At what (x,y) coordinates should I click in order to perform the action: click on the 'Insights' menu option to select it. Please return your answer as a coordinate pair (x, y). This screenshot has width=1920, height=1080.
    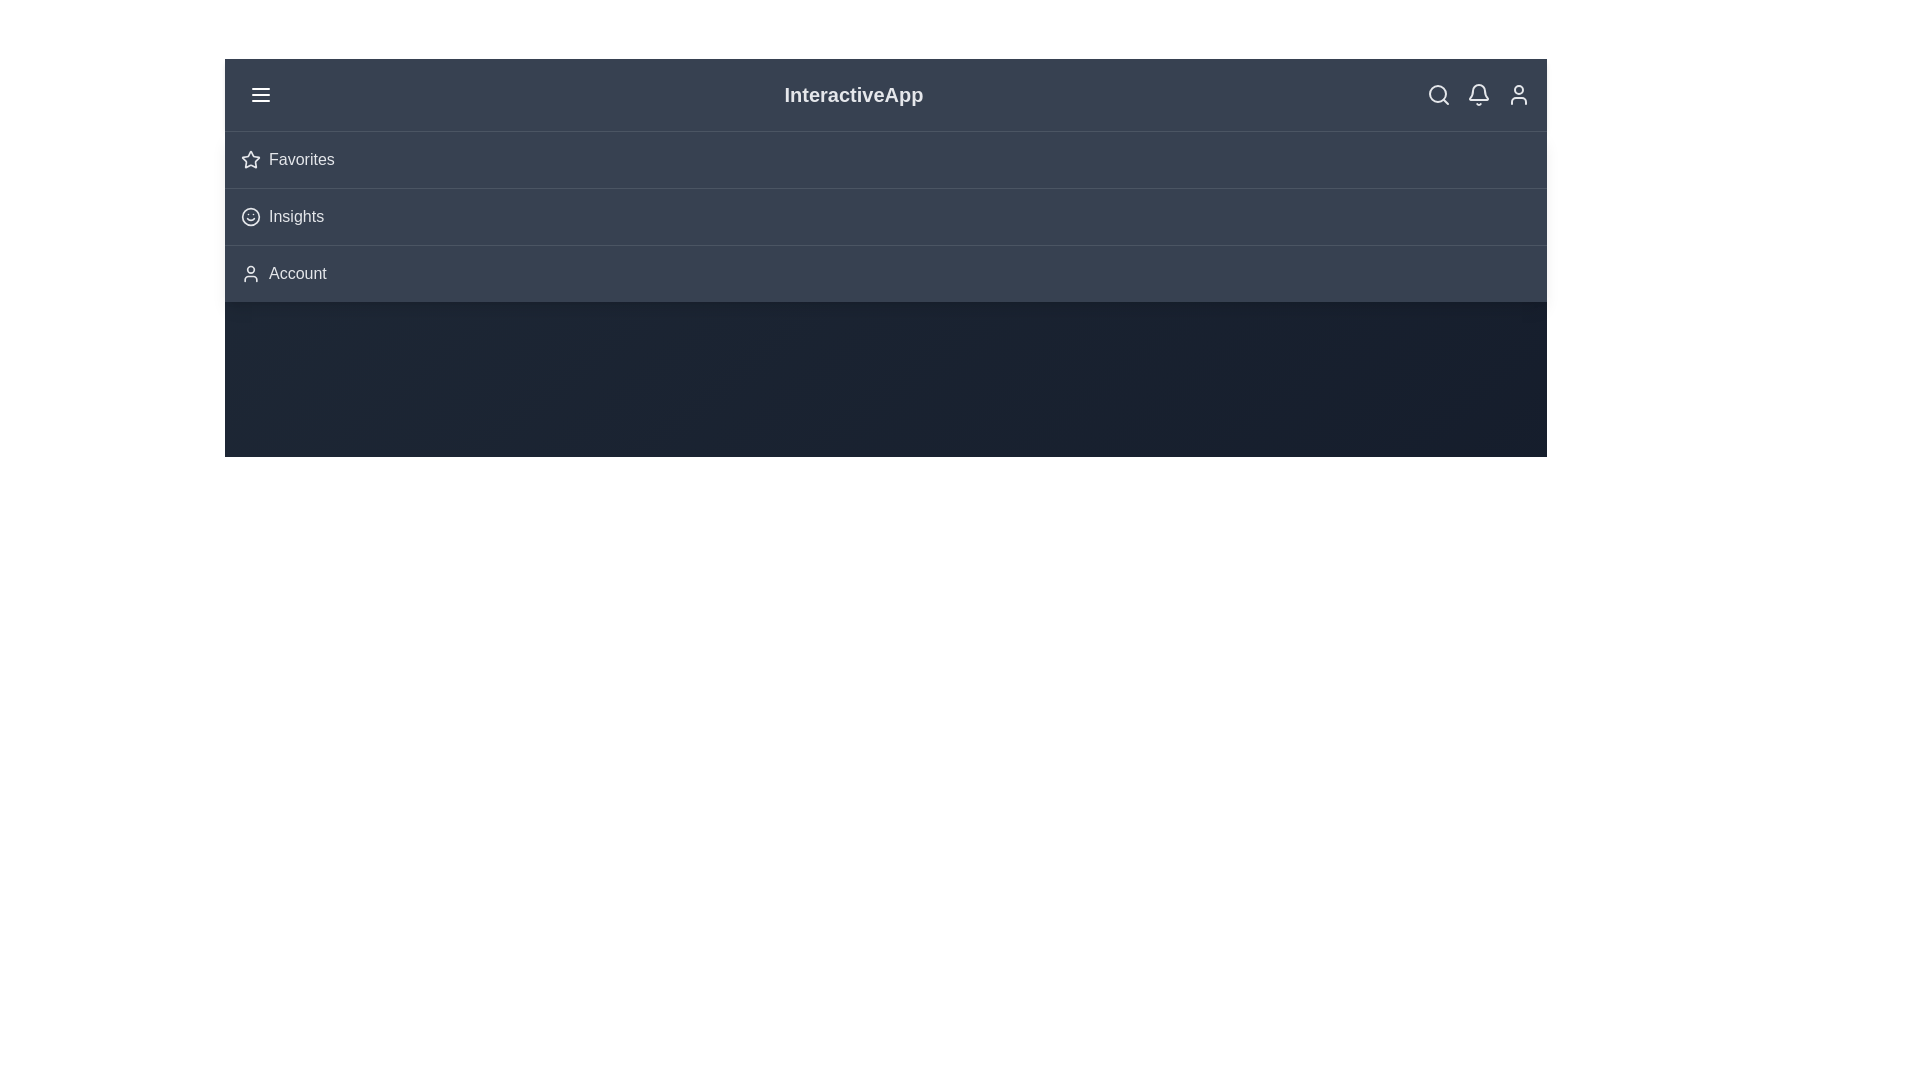
    Looking at the image, I should click on (295, 216).